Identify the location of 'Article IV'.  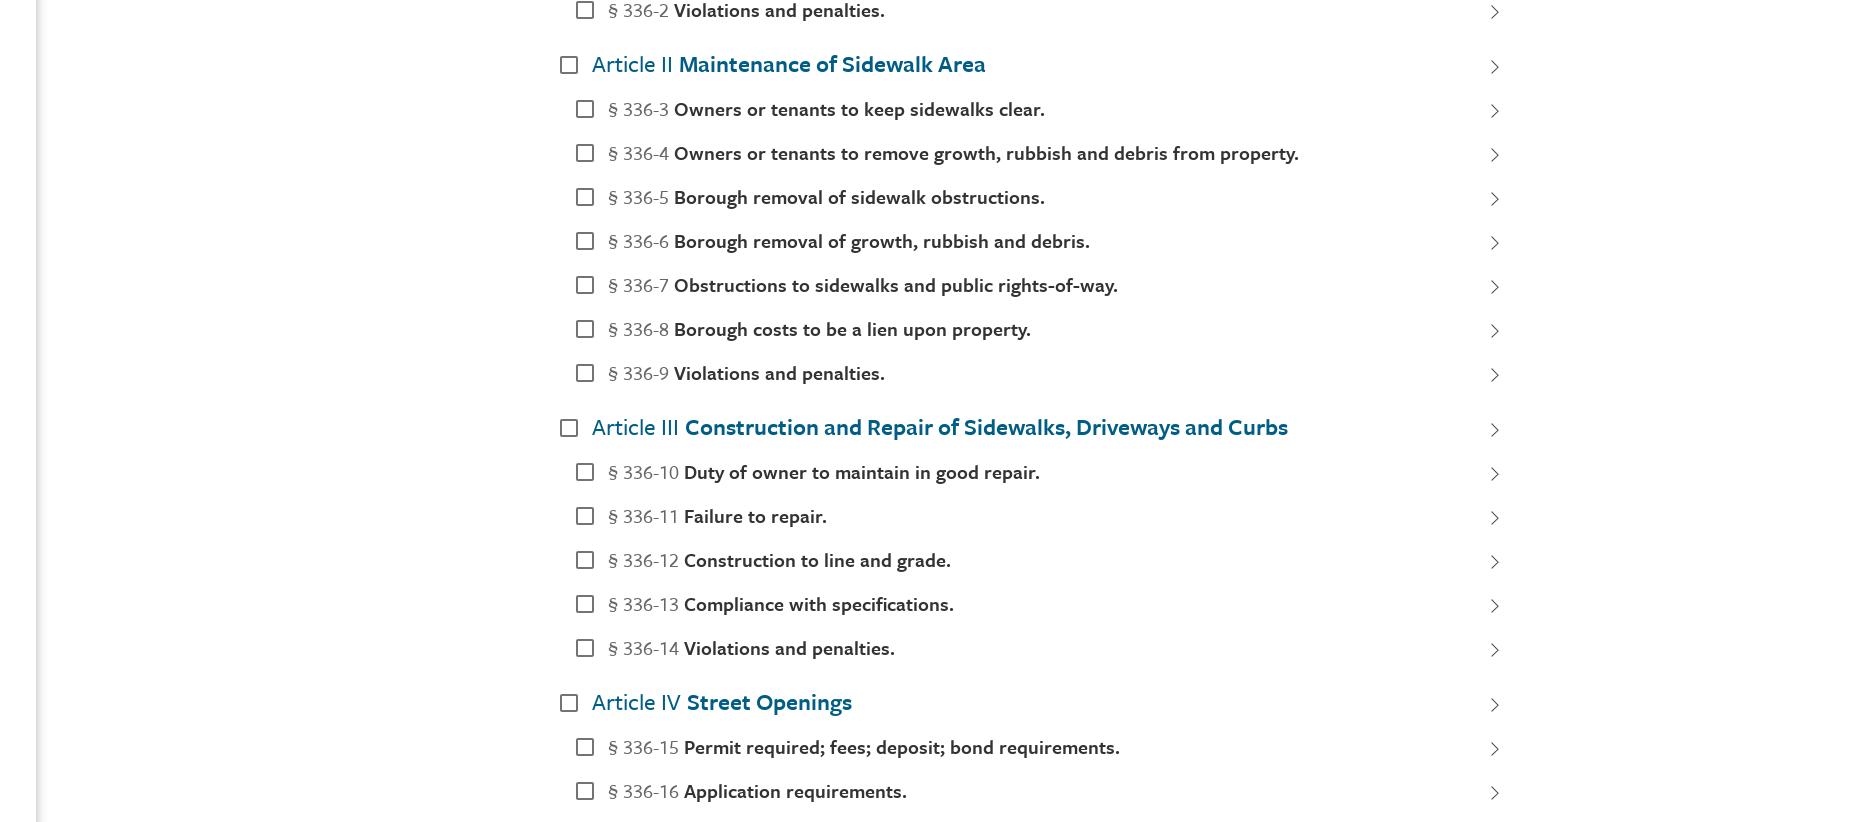
(636, 700).